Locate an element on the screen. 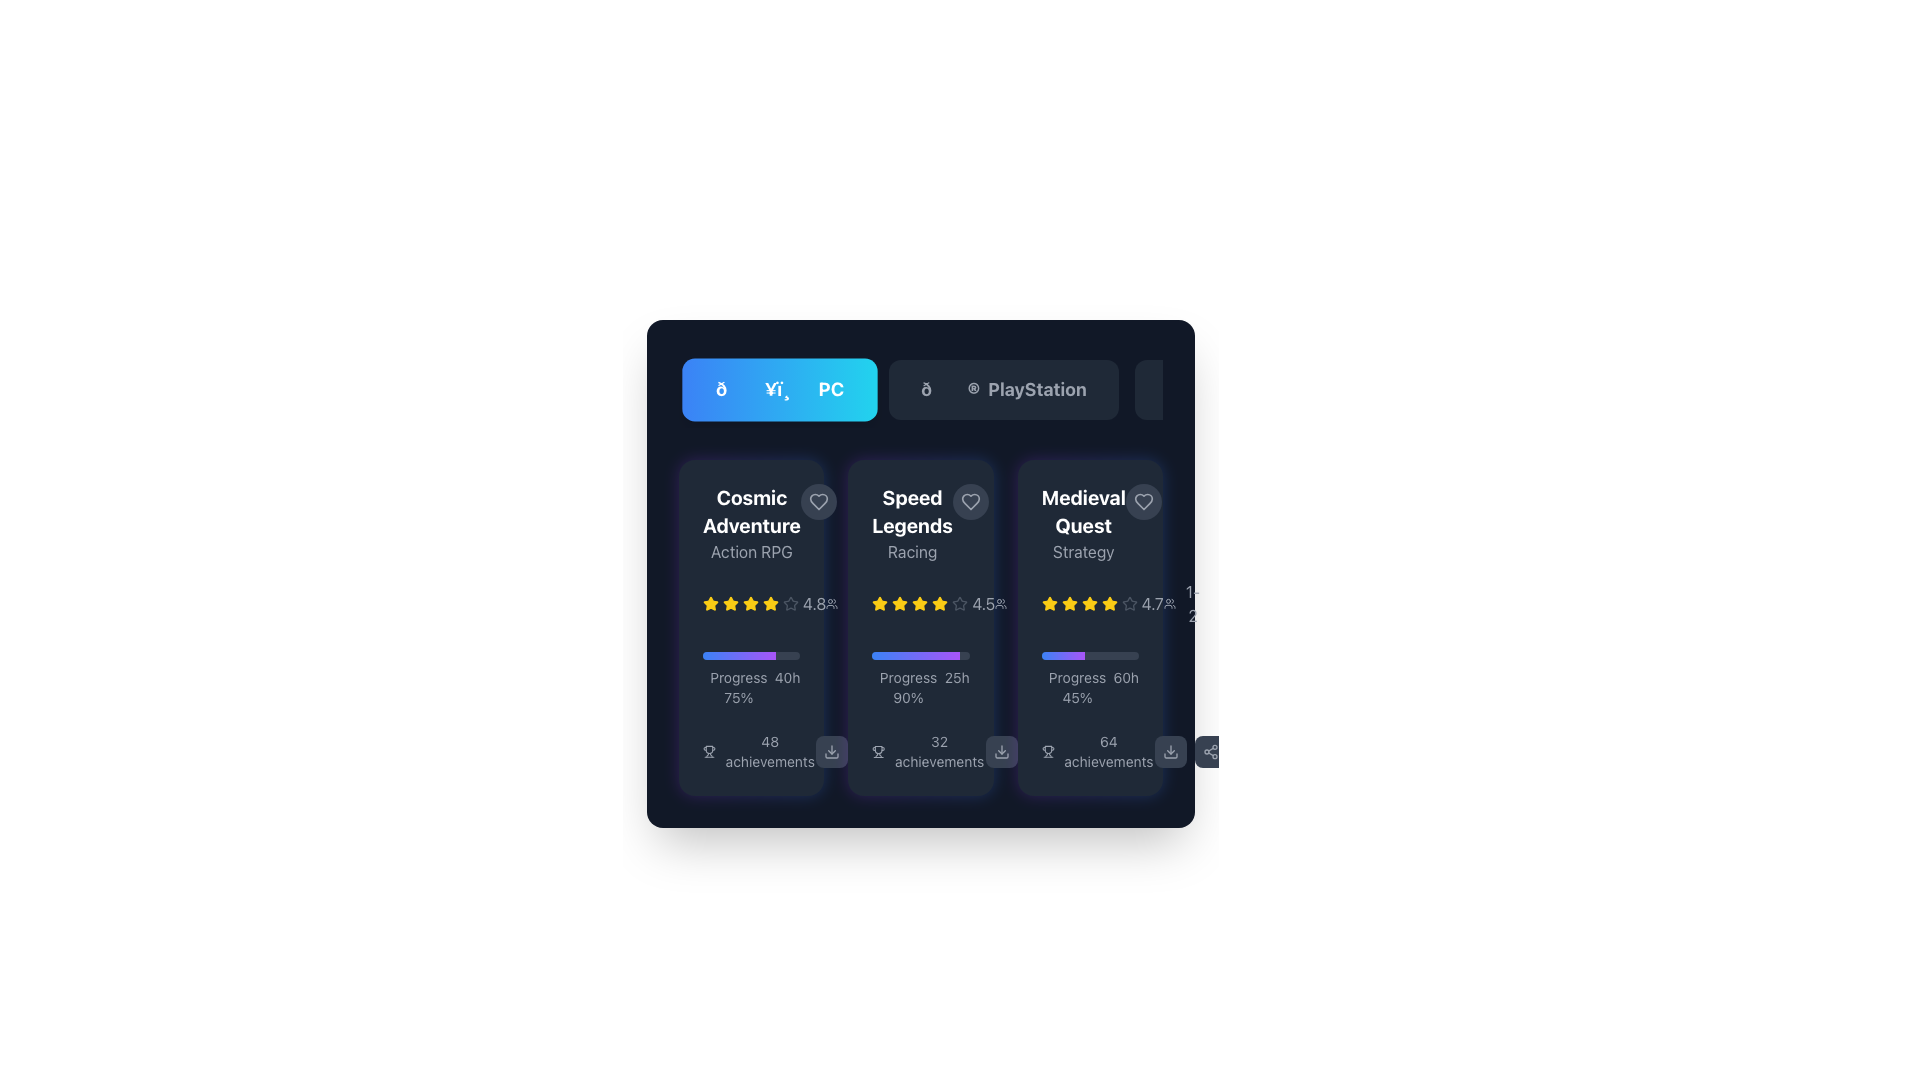  the Rating Display element, which shows four filled yellow stars and the text '4.5' in gray, located at the top of the middle card in a three-column layout is located at coordinates (932, 603).